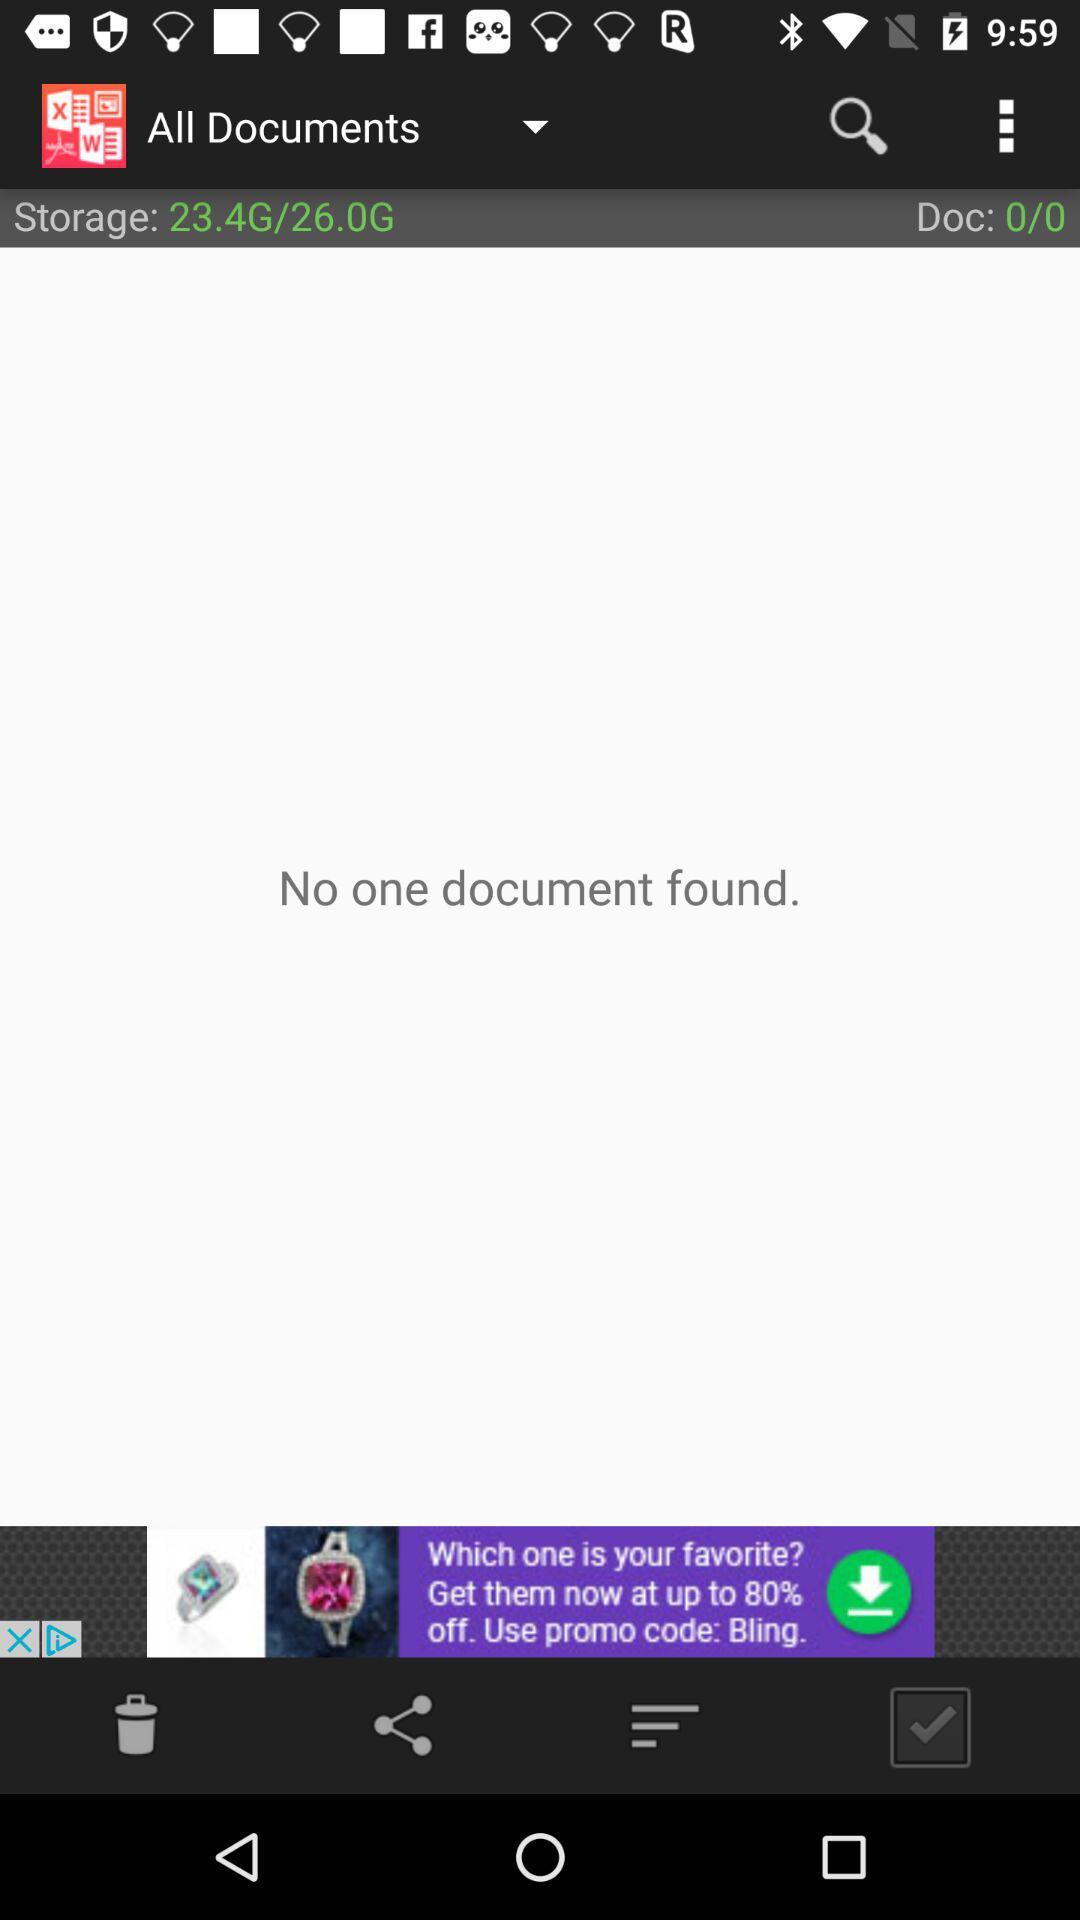 The height and width of the screenshot is (1920, 1080). What do you see at coordinates (135, 1724) in the screenshot?
I see `delete option` at bounding box center [135, 1724].